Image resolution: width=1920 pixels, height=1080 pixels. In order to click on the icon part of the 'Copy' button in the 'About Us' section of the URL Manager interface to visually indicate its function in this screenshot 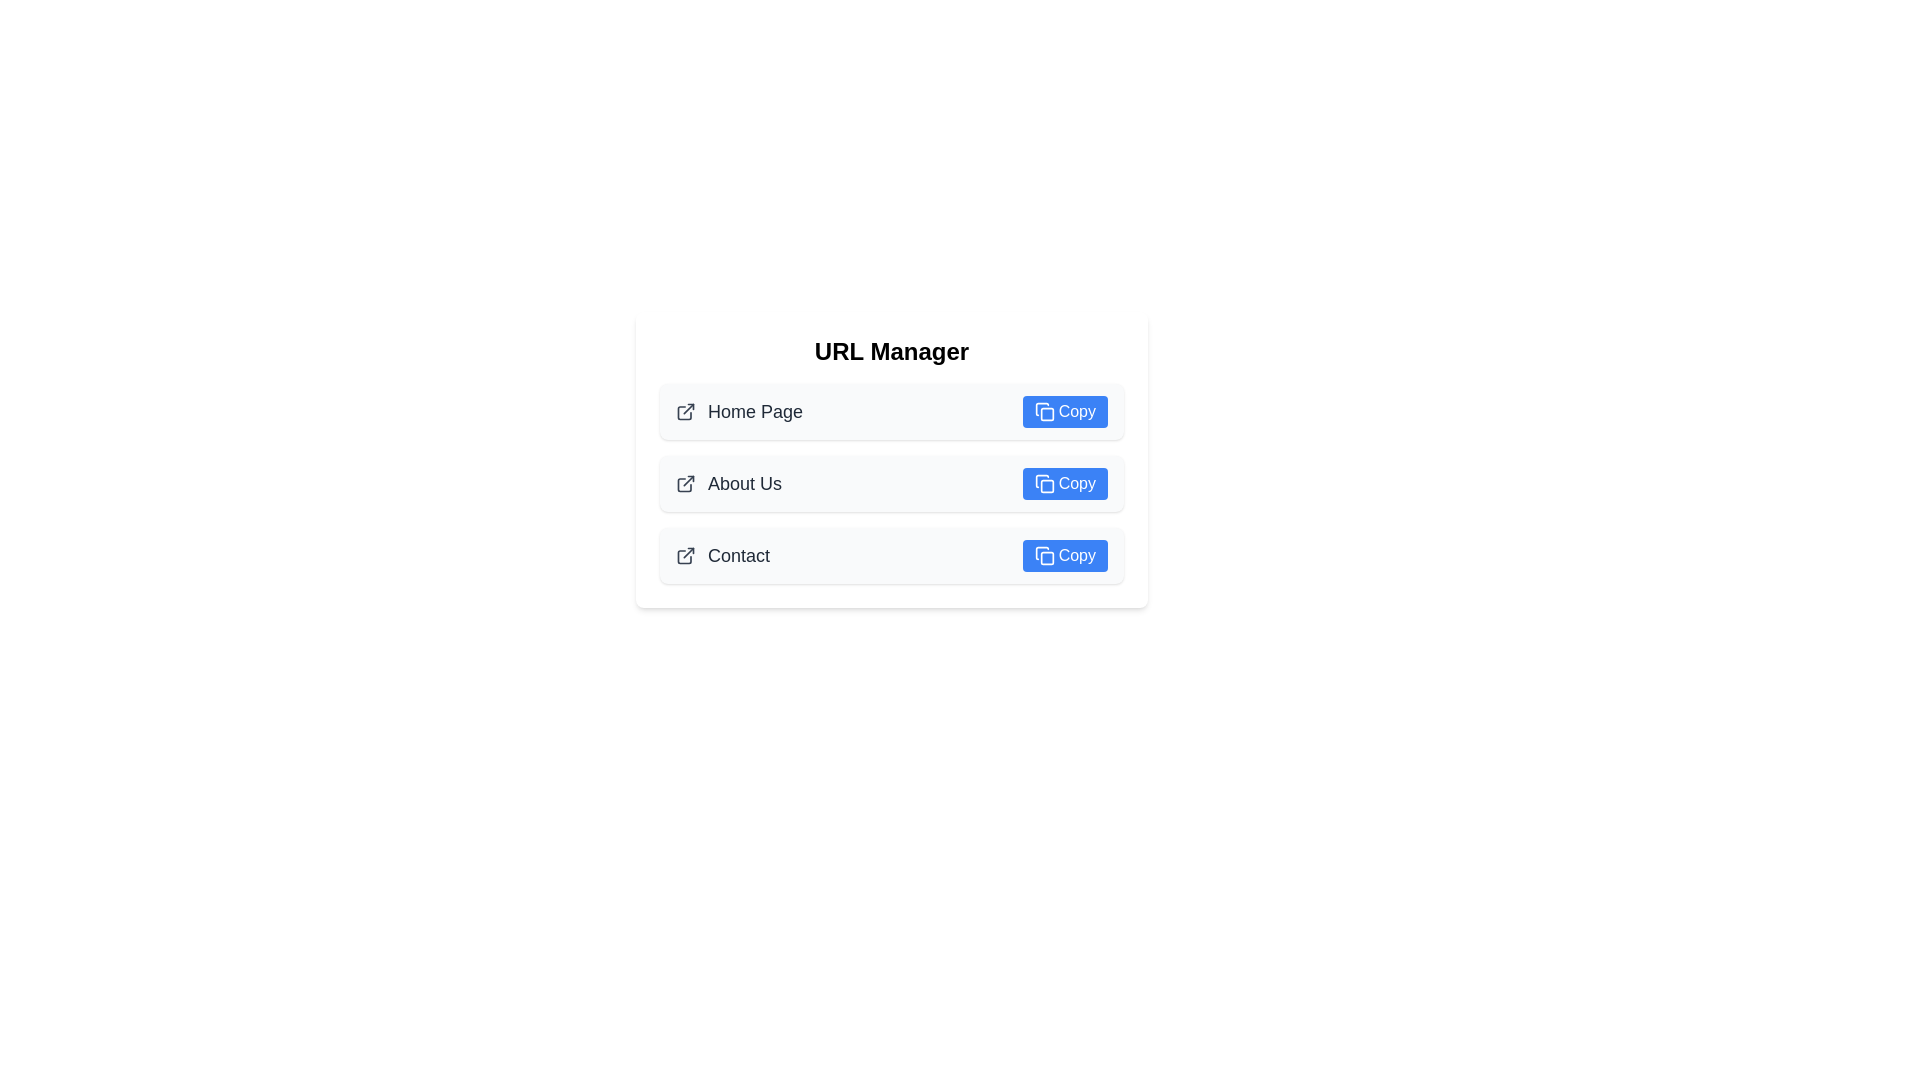, I will do `click(1041, 481)`.